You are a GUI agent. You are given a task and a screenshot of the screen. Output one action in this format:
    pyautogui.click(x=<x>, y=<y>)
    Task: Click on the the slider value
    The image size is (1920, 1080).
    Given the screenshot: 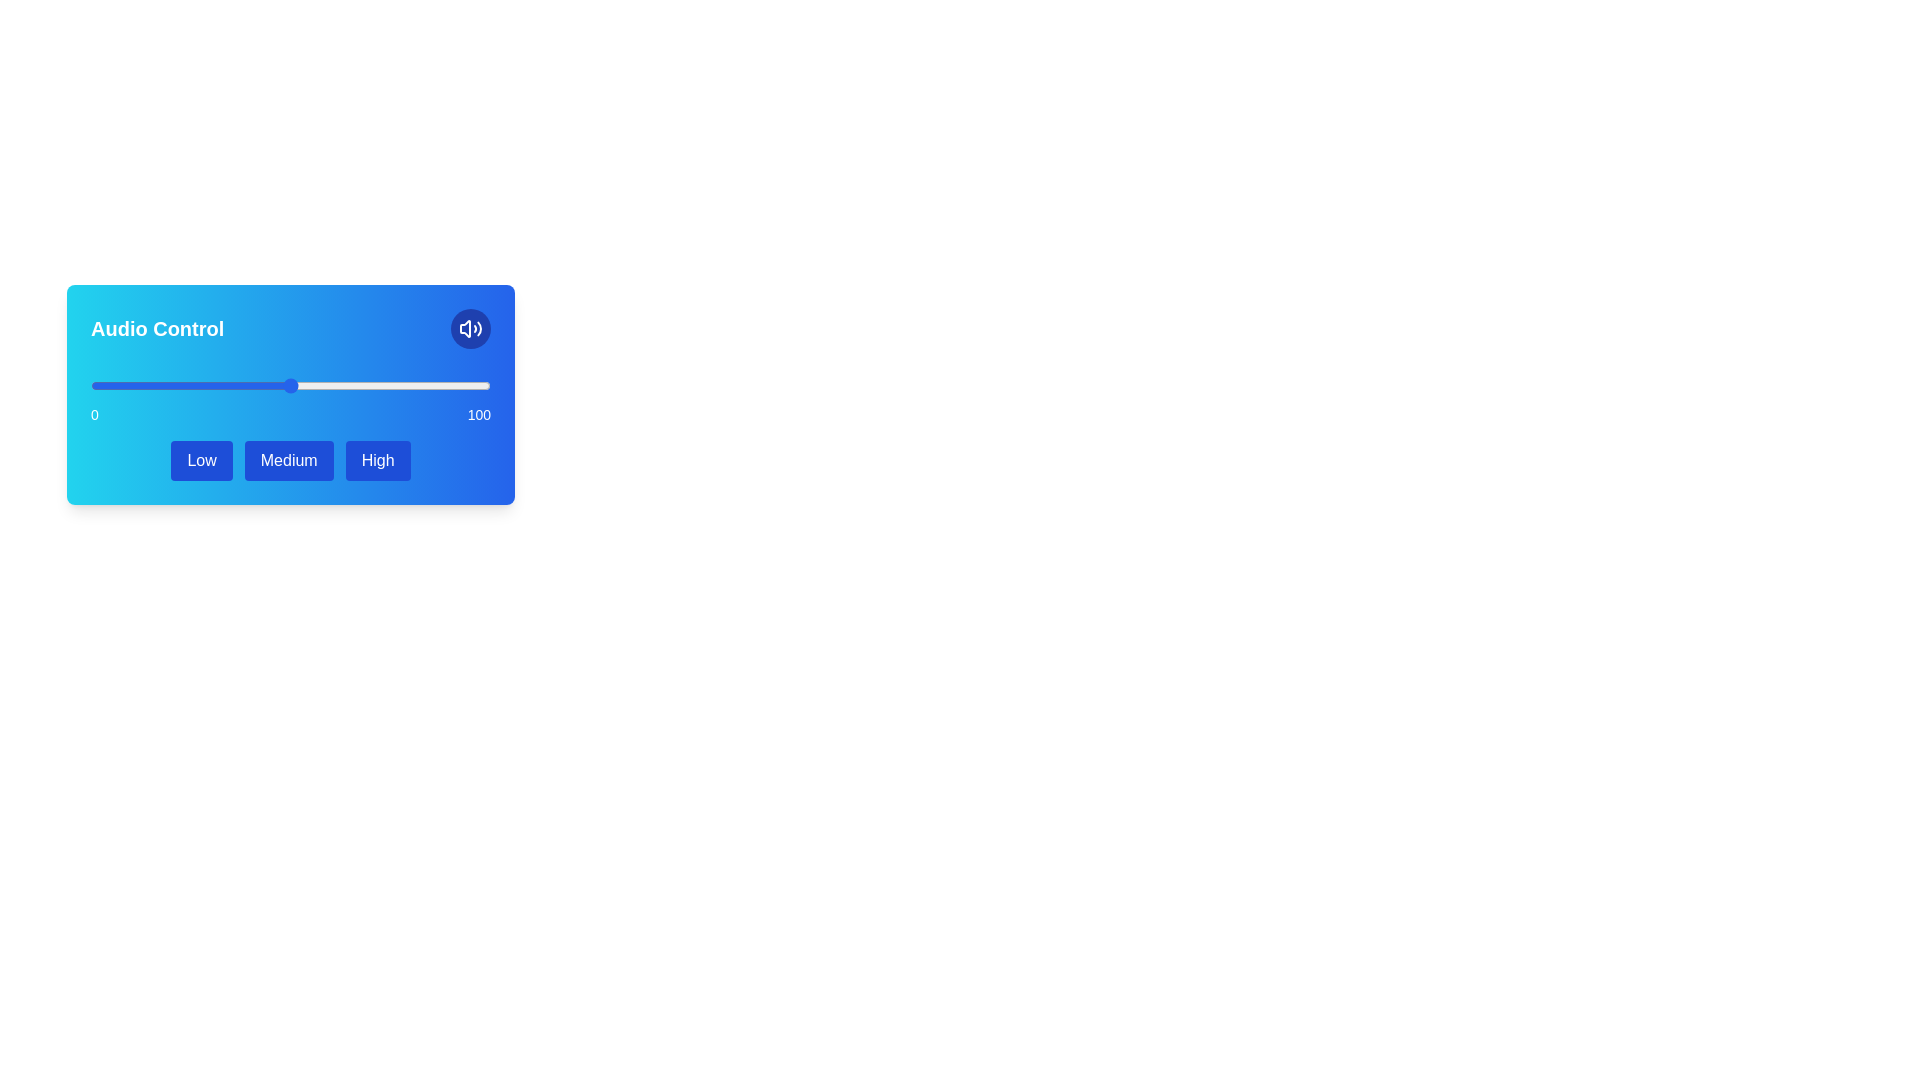 What is the action you would take?
    pyautogui.click(x=239, y=385)
    